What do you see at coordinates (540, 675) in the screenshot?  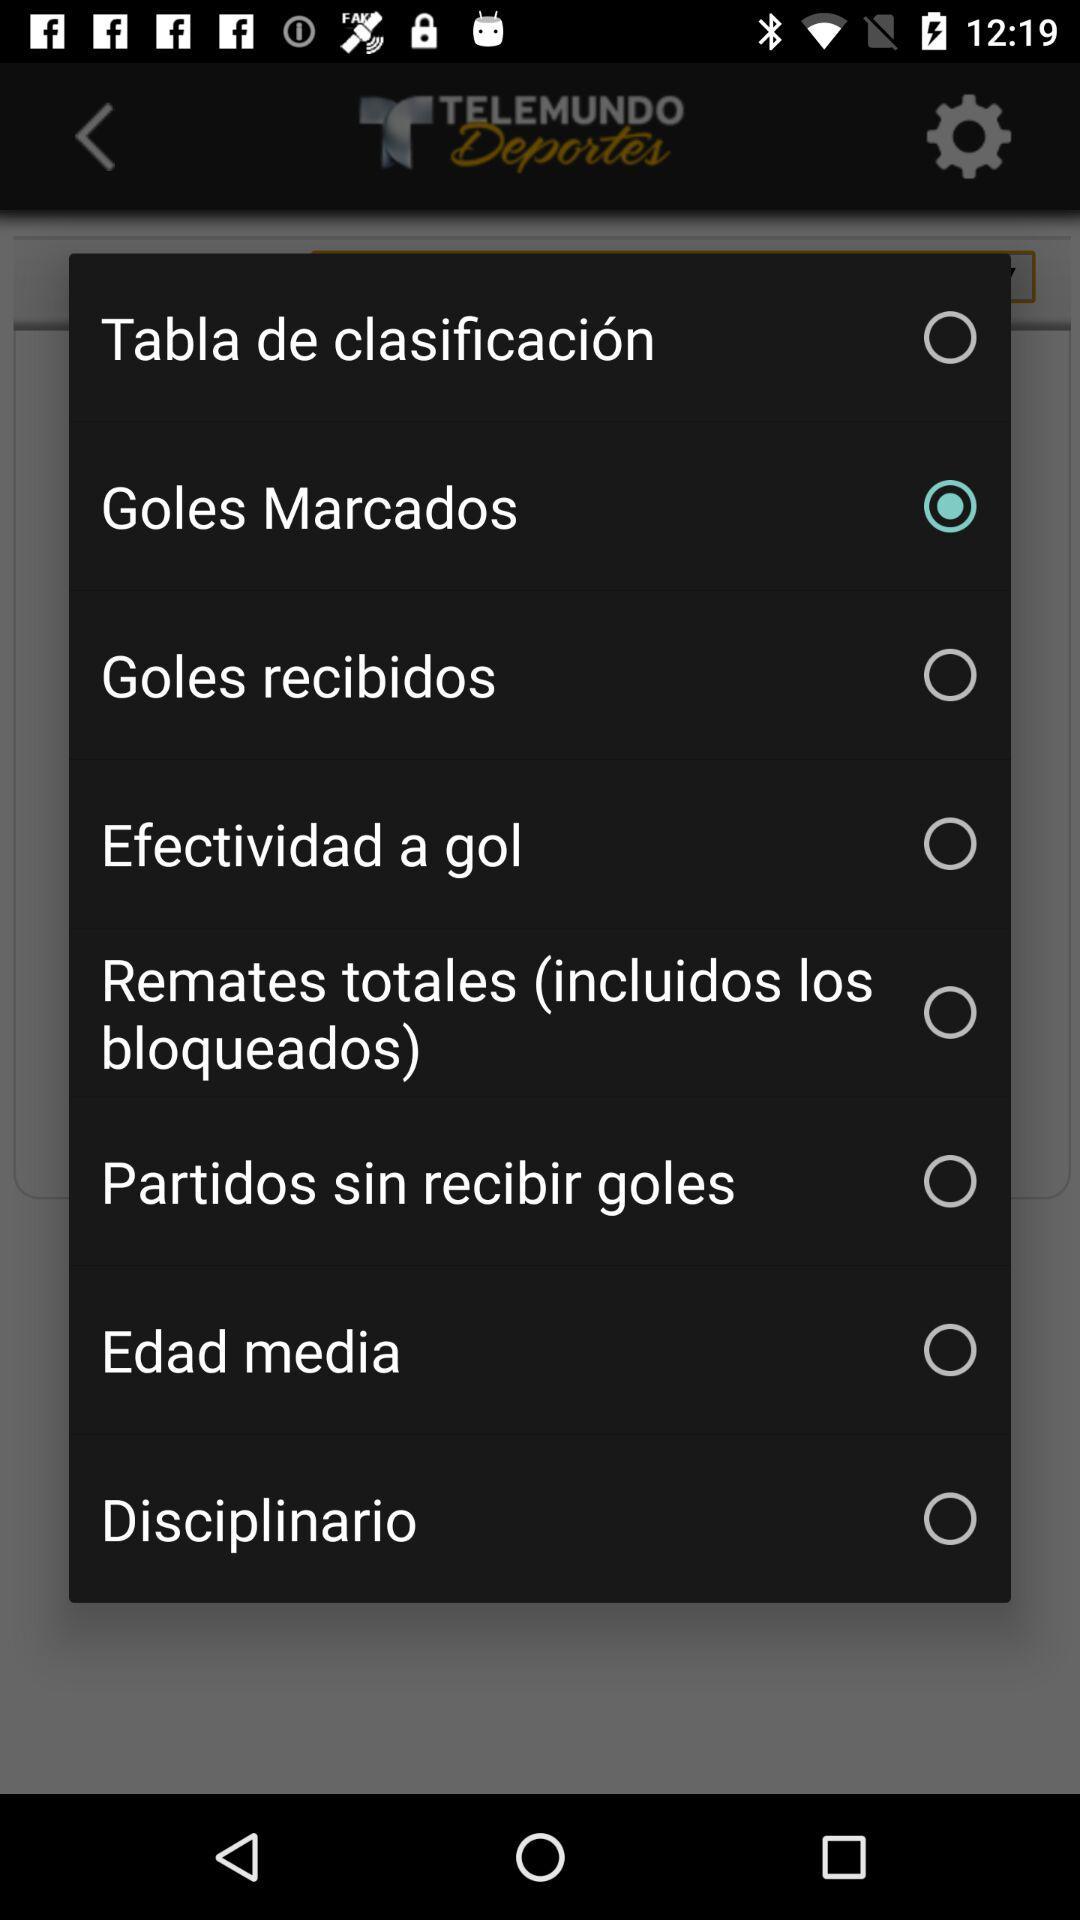 I see `the item above the efectividad a gol` at bounding box center [540, 675].